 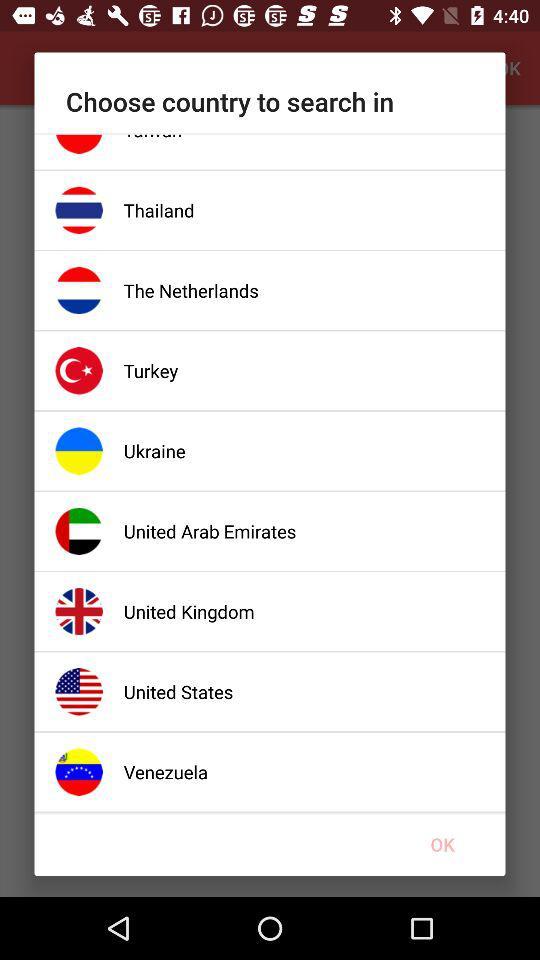 I want to click on icon below the venezuela, so click(x=442, y=843).